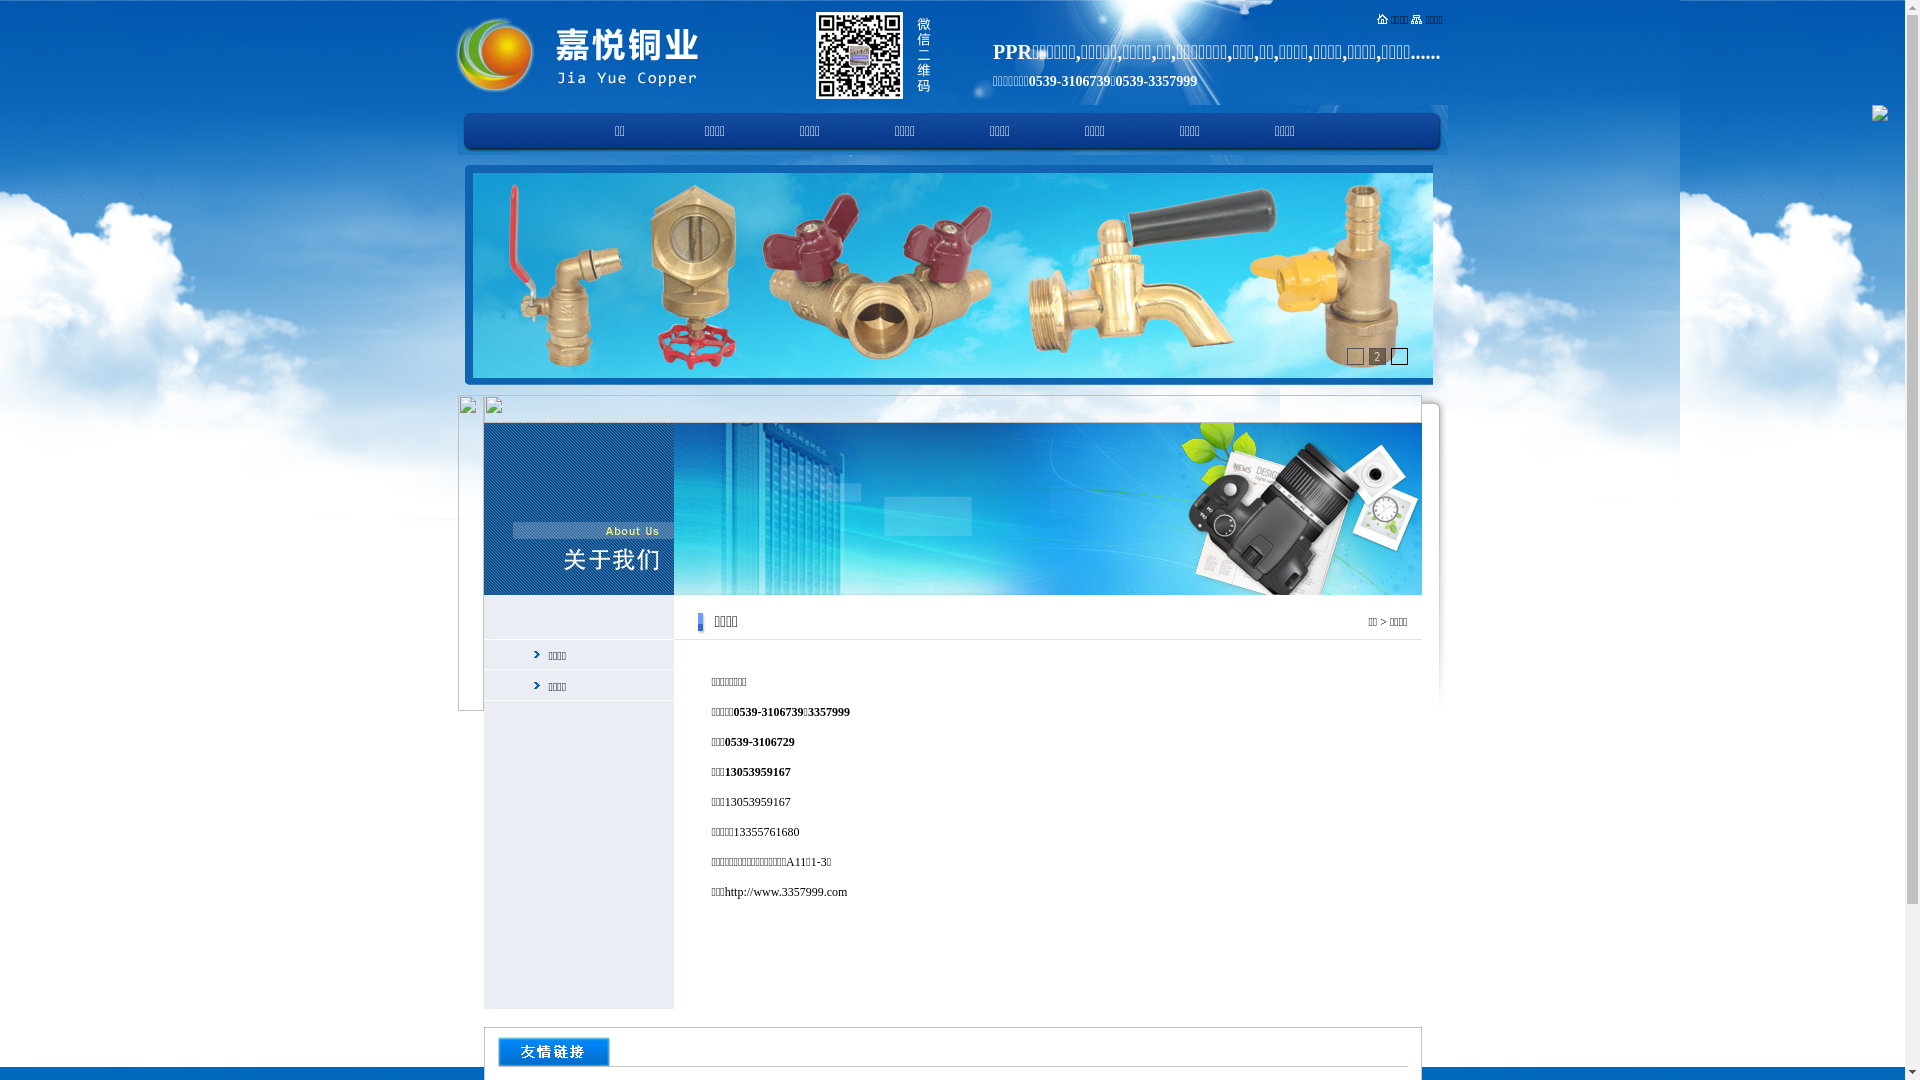 This screenshot has height=1080, width=1920. I want to click on 'http://www.3357999.com', so click(785, 890).